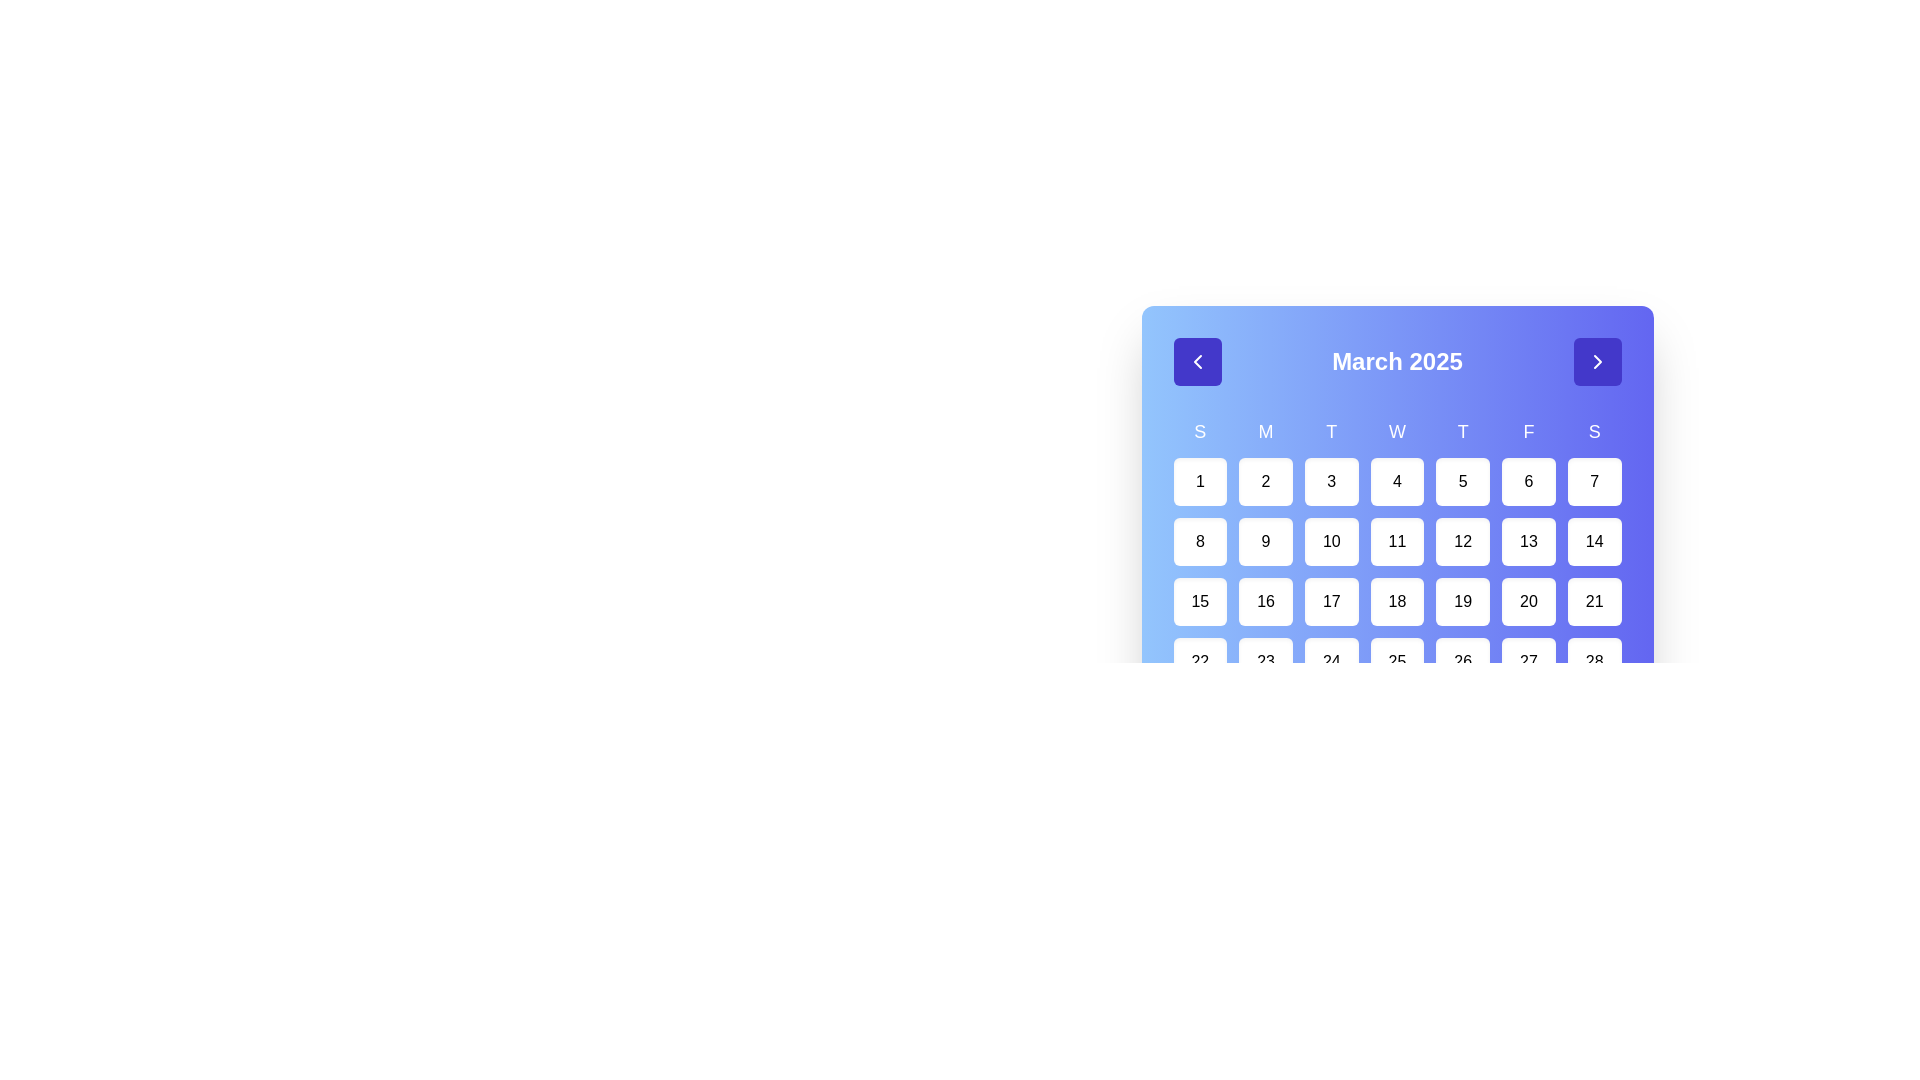  What do you see at coordinates (1527, 600) in the screenshot?
I see `the white rounded button displaying the number '20' in black bold text, located in the fourth row and sixth column of the calendar layout` at bounding box center [1527, 600].